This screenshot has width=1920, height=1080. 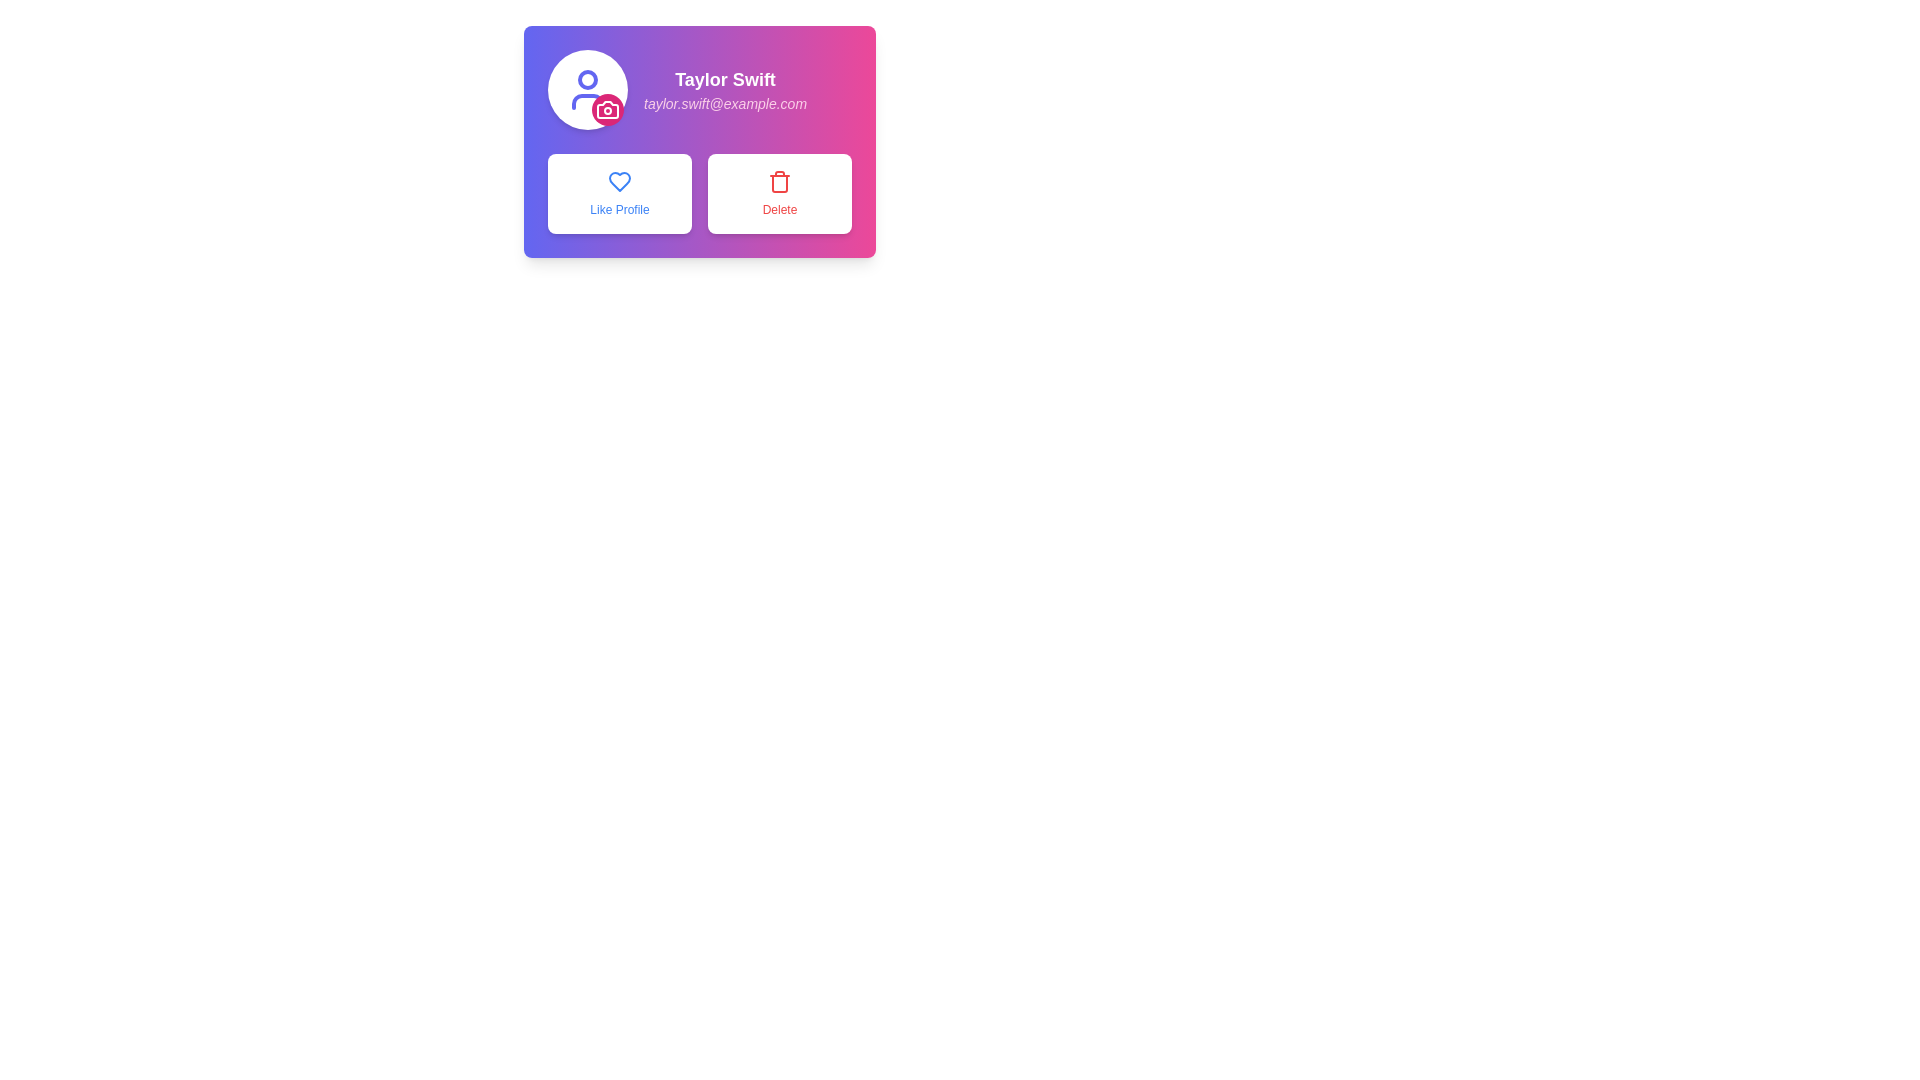 What do you see at coordinates (587, 88) in the screenshot?
I see `the user profile icon, which is indigo and styled with a circular head and partial torso, located to the left of the 'Taylor Swift' label` at bounding box center [587, 88].